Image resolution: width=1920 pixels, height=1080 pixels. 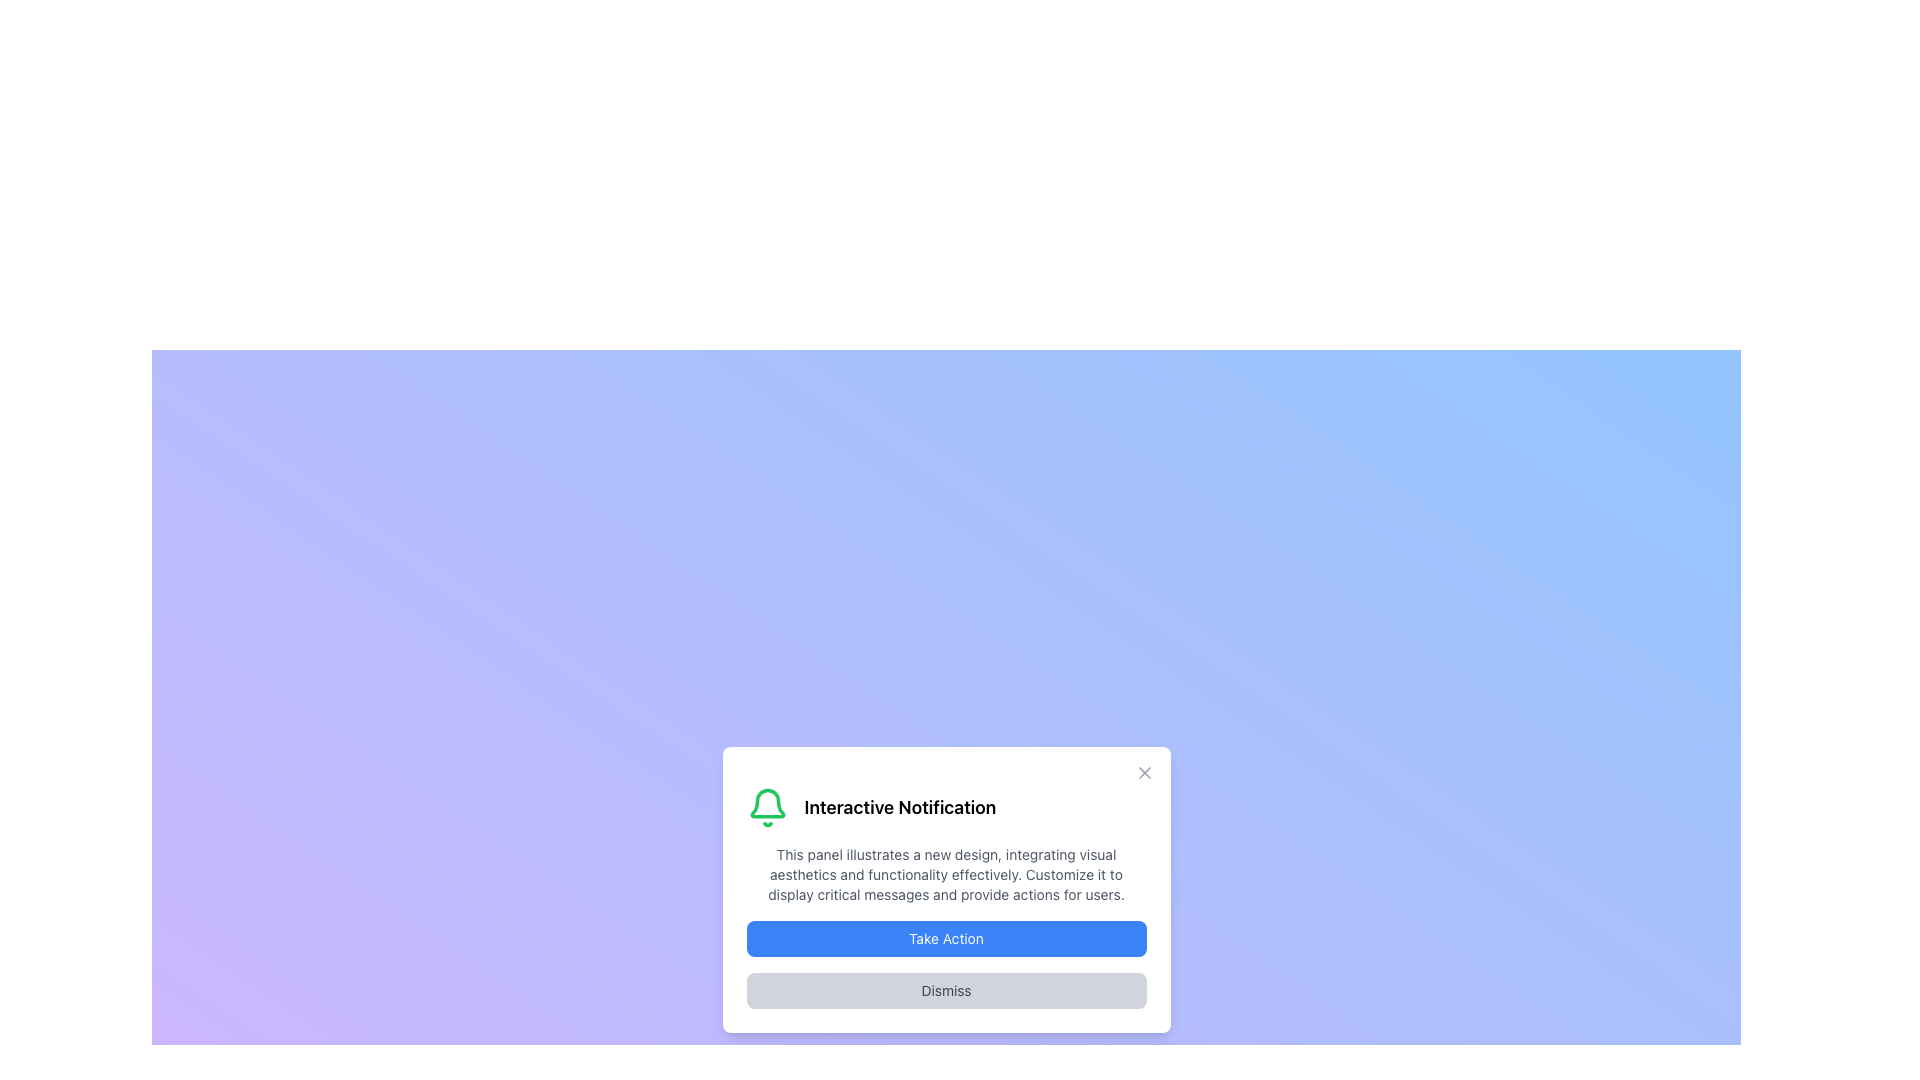 What do you see at coordinates (1144, 771) in the screenshot?
I see `the close icon button located in the top-right corner of the card-like panel` at bounding box center [1144, 771].